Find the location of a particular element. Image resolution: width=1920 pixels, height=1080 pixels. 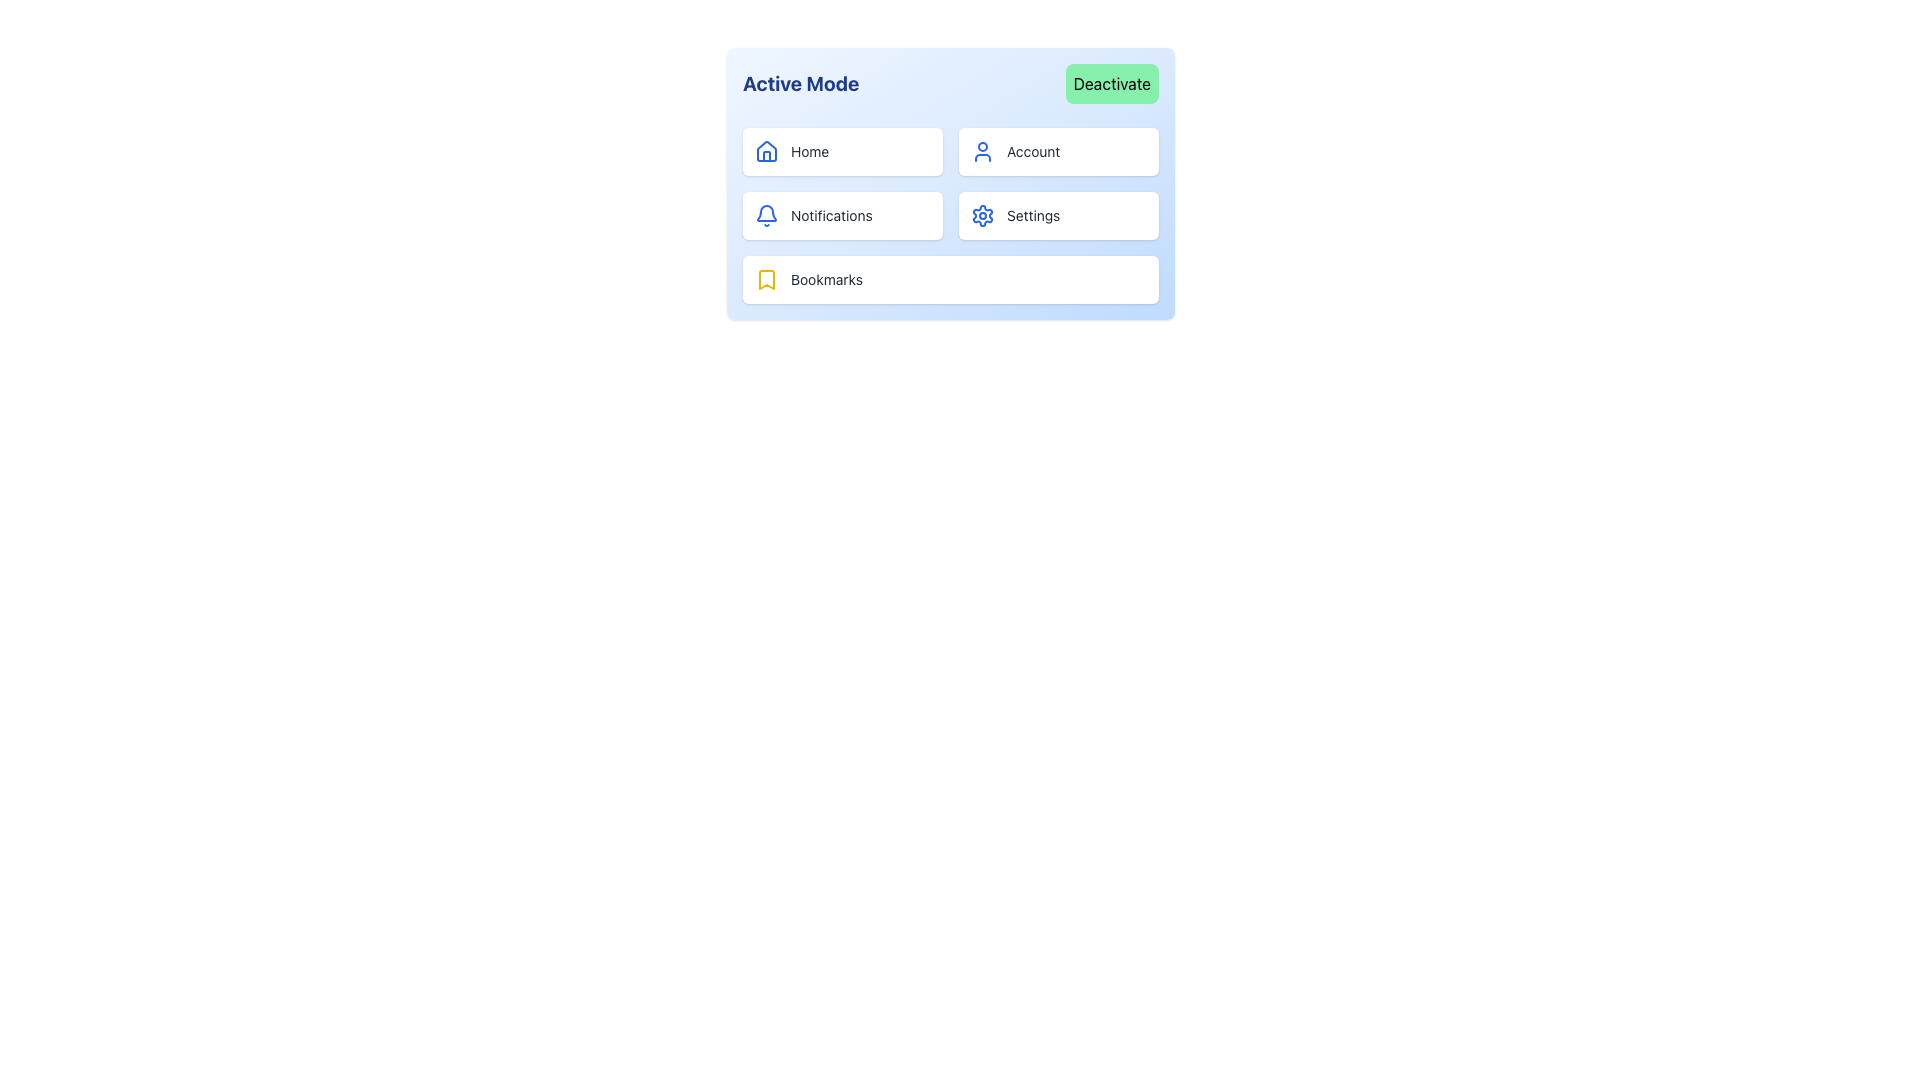

the yellow bookmark icon located to the left of the 'Bookmarks' label within the blue box labeled 'Active Mode' is located at coordinates (766, 280).